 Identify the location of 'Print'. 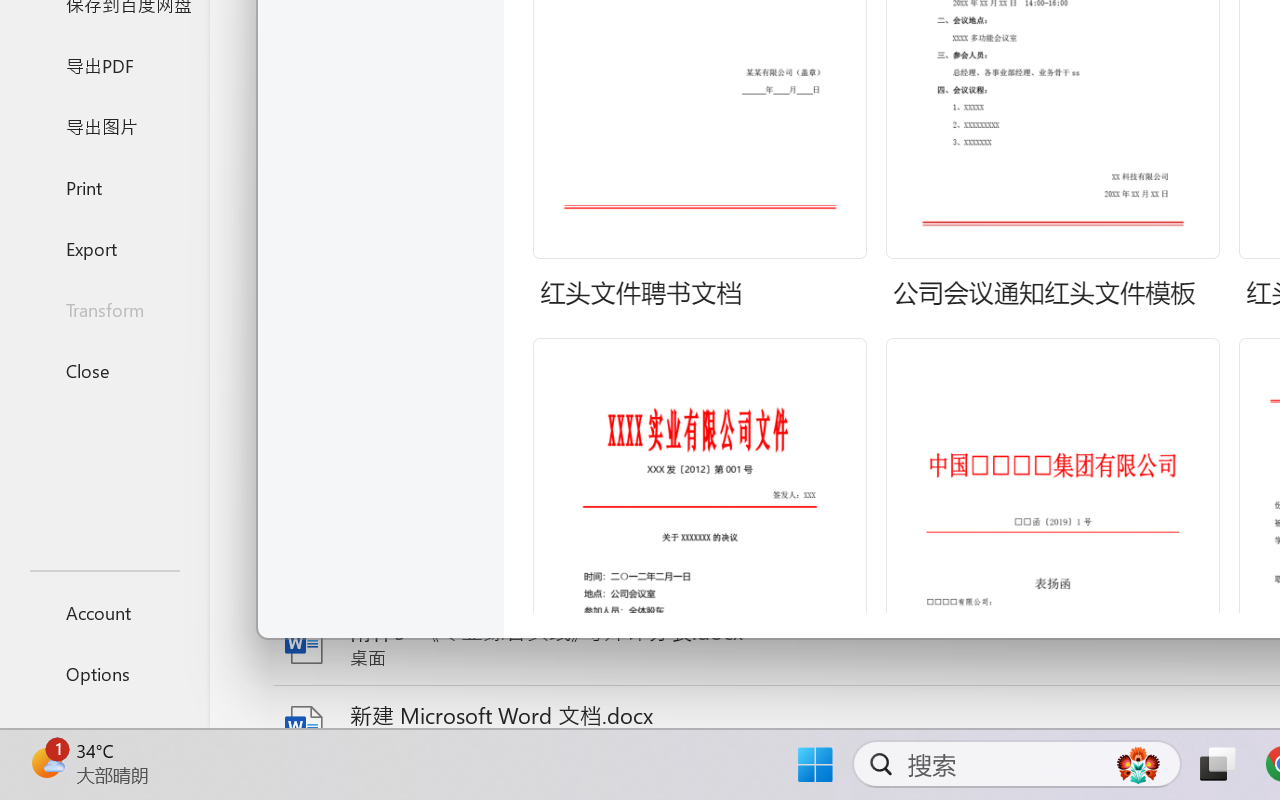
(103, 186).